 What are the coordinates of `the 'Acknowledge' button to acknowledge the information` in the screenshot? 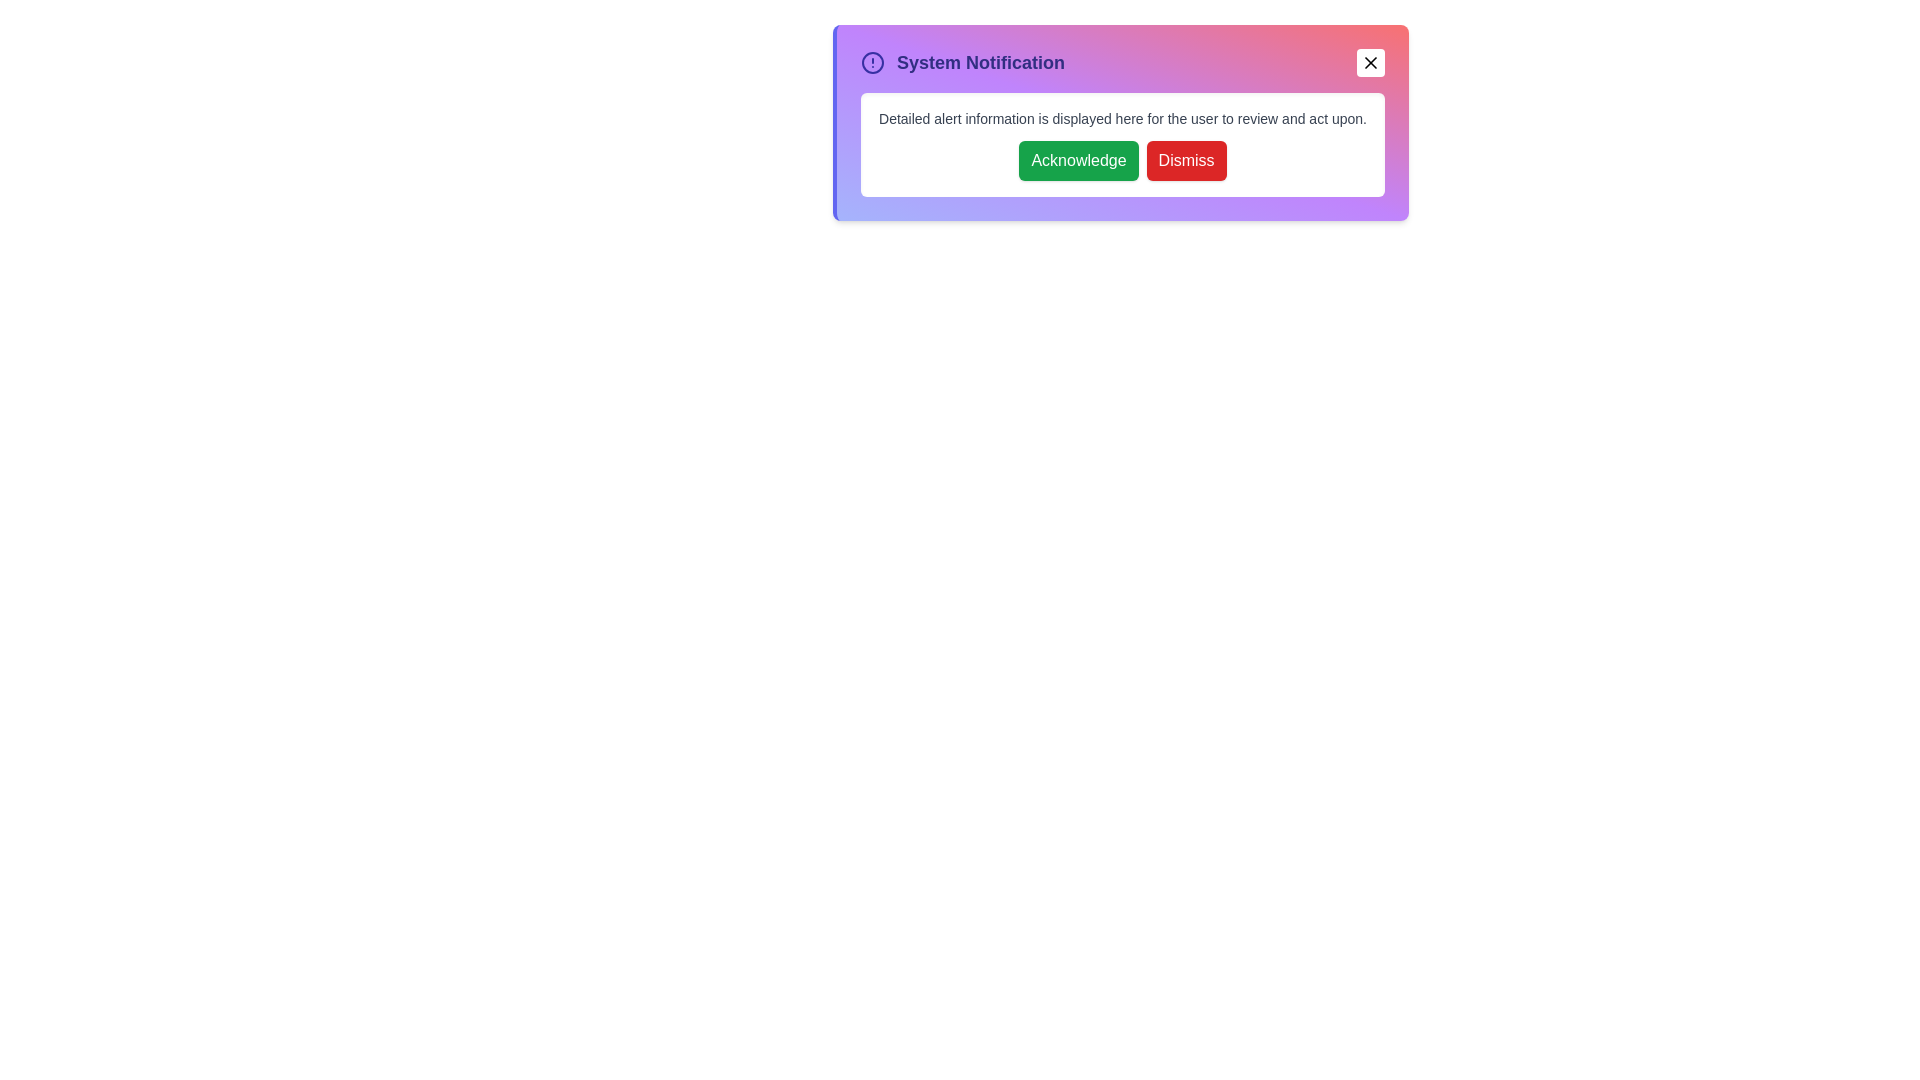 It's located at (1078, 160).